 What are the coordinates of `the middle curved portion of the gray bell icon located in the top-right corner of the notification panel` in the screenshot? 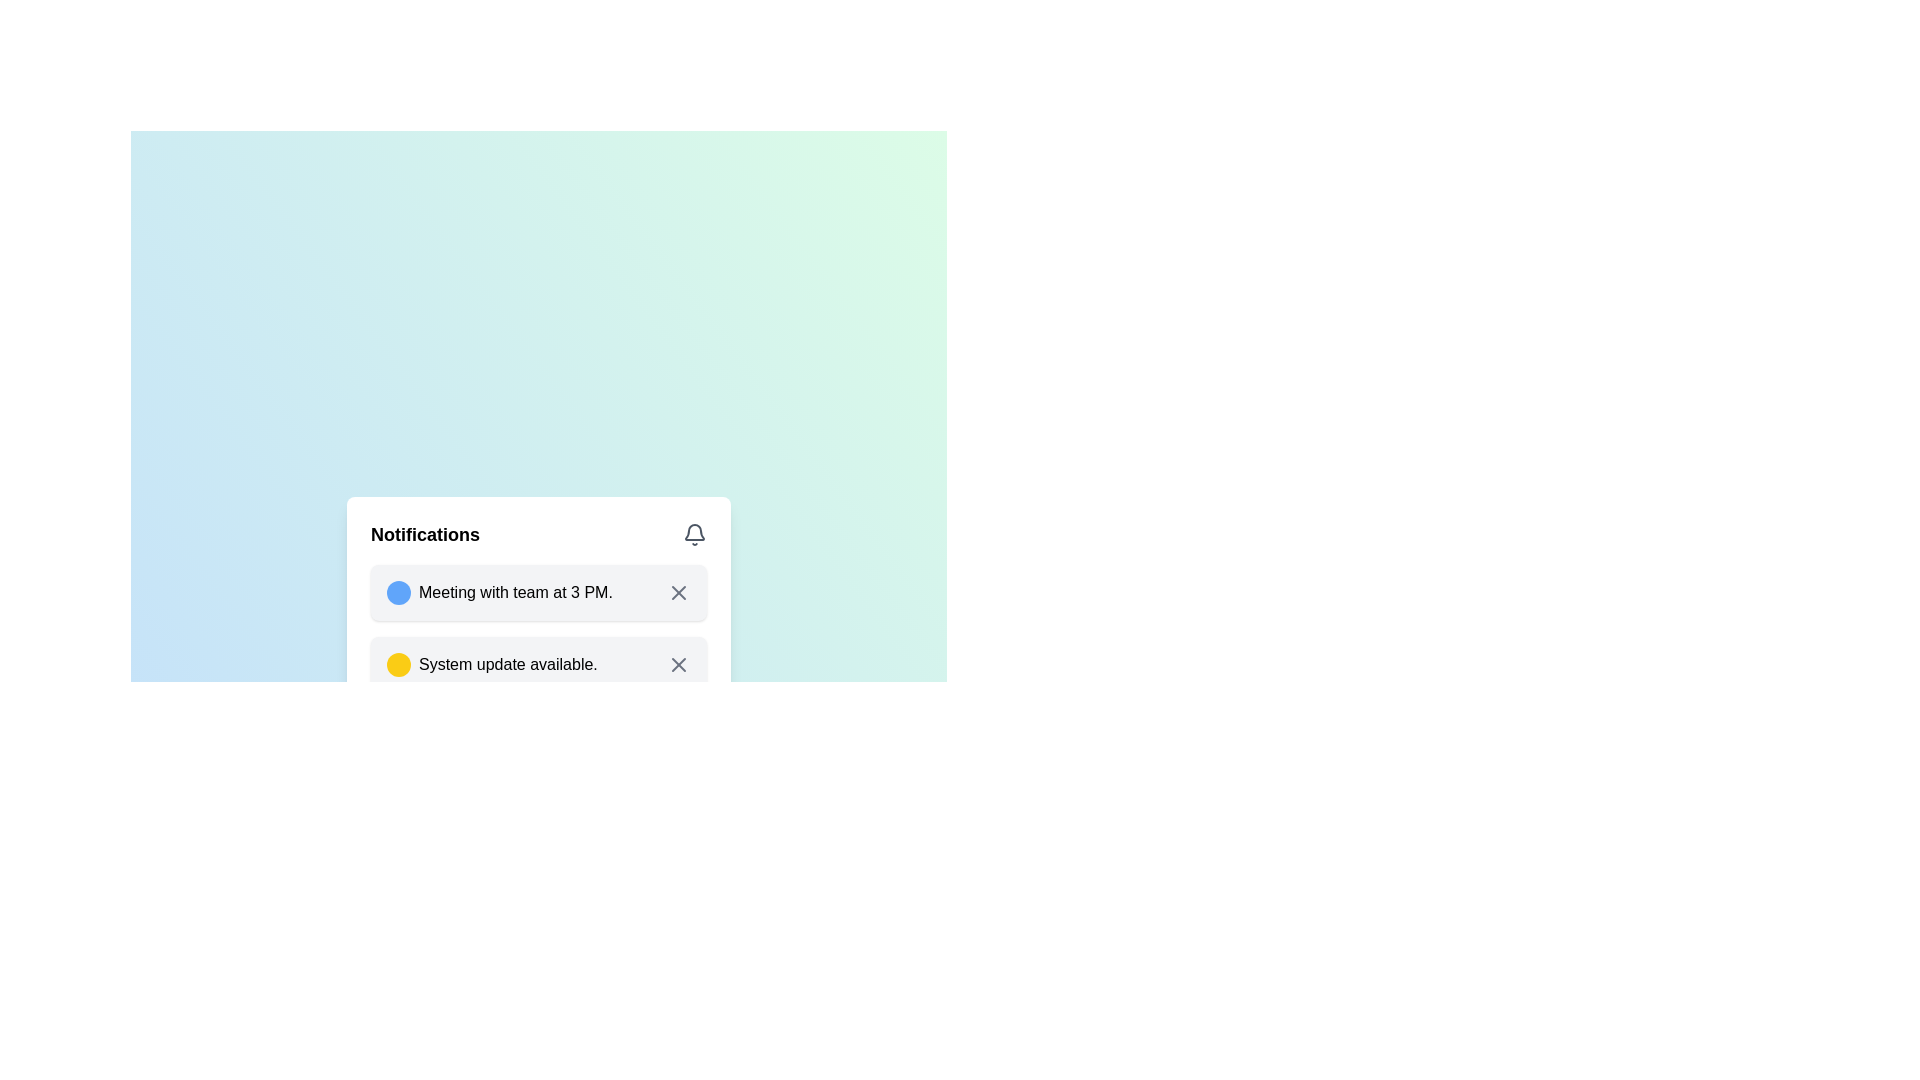 It's located at (695, 531).